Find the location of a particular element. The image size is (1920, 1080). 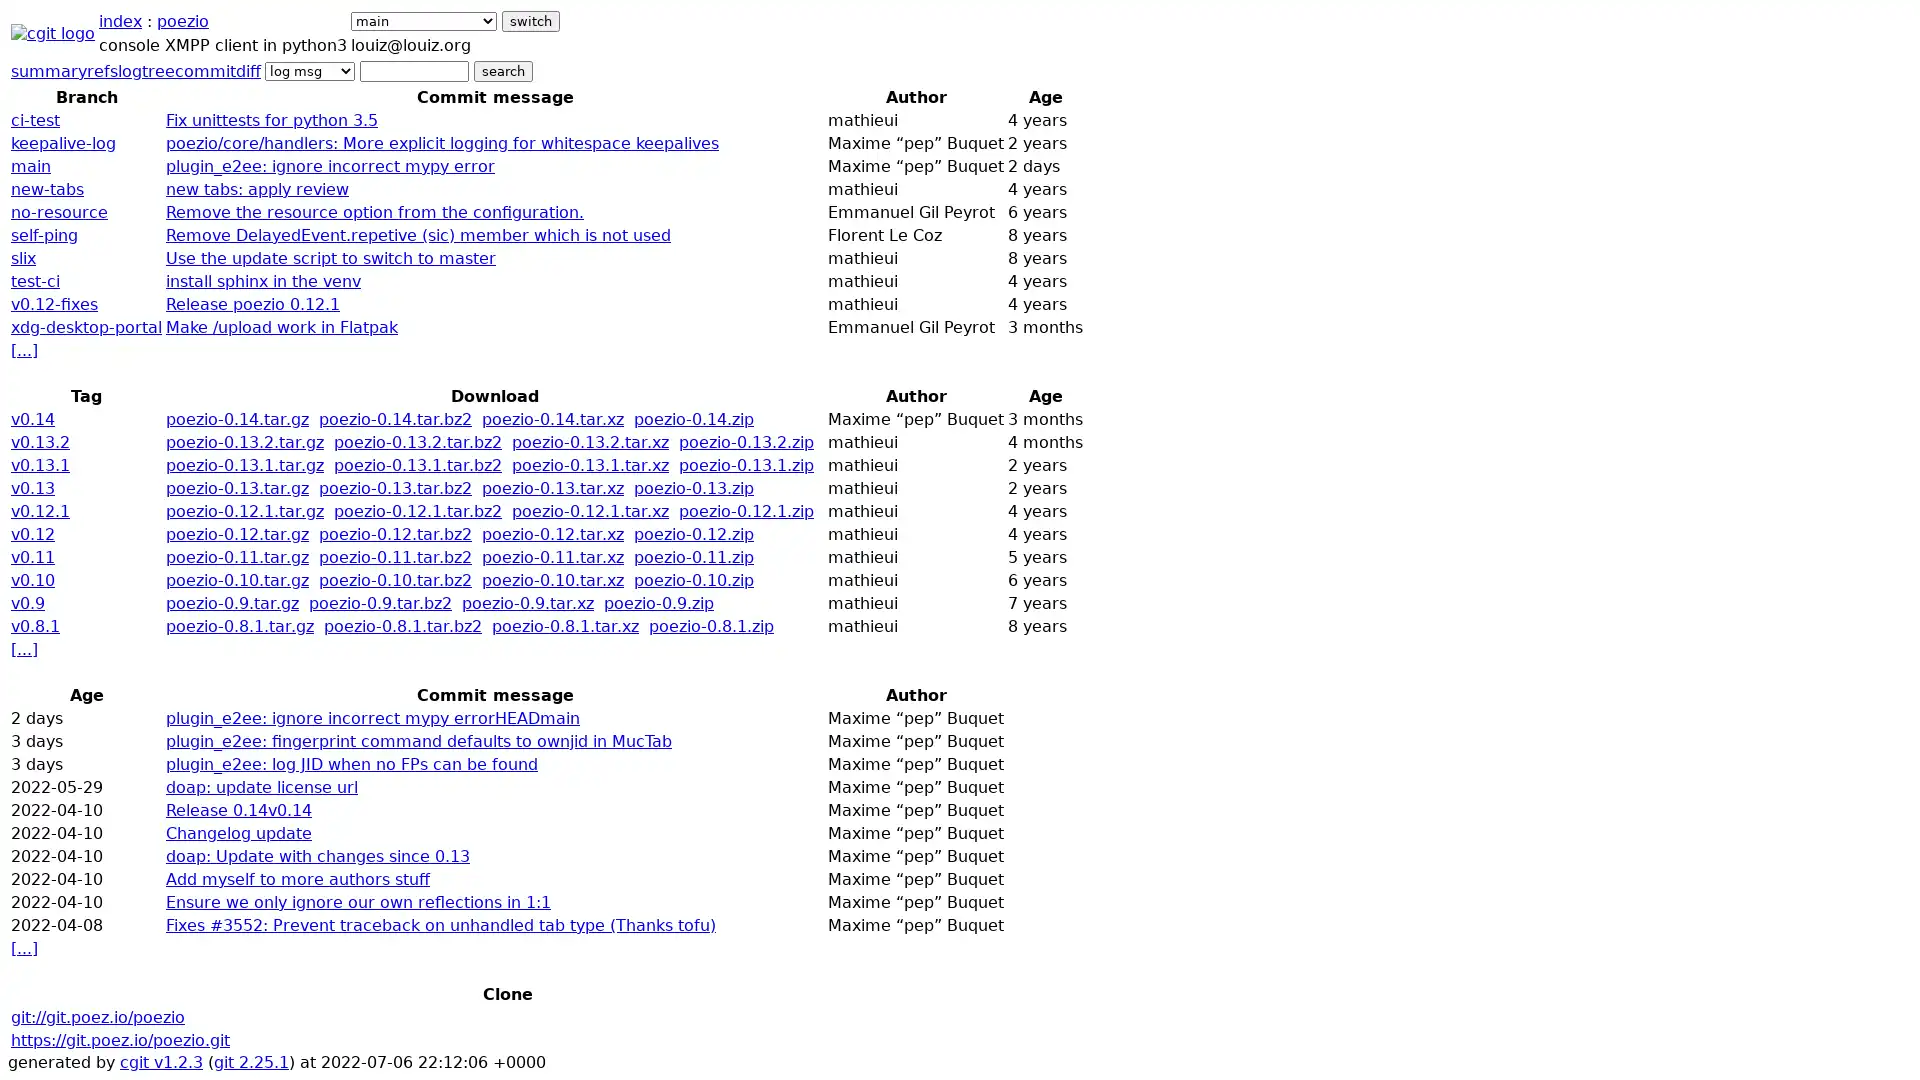

switch is located at coordinates (531, 21).